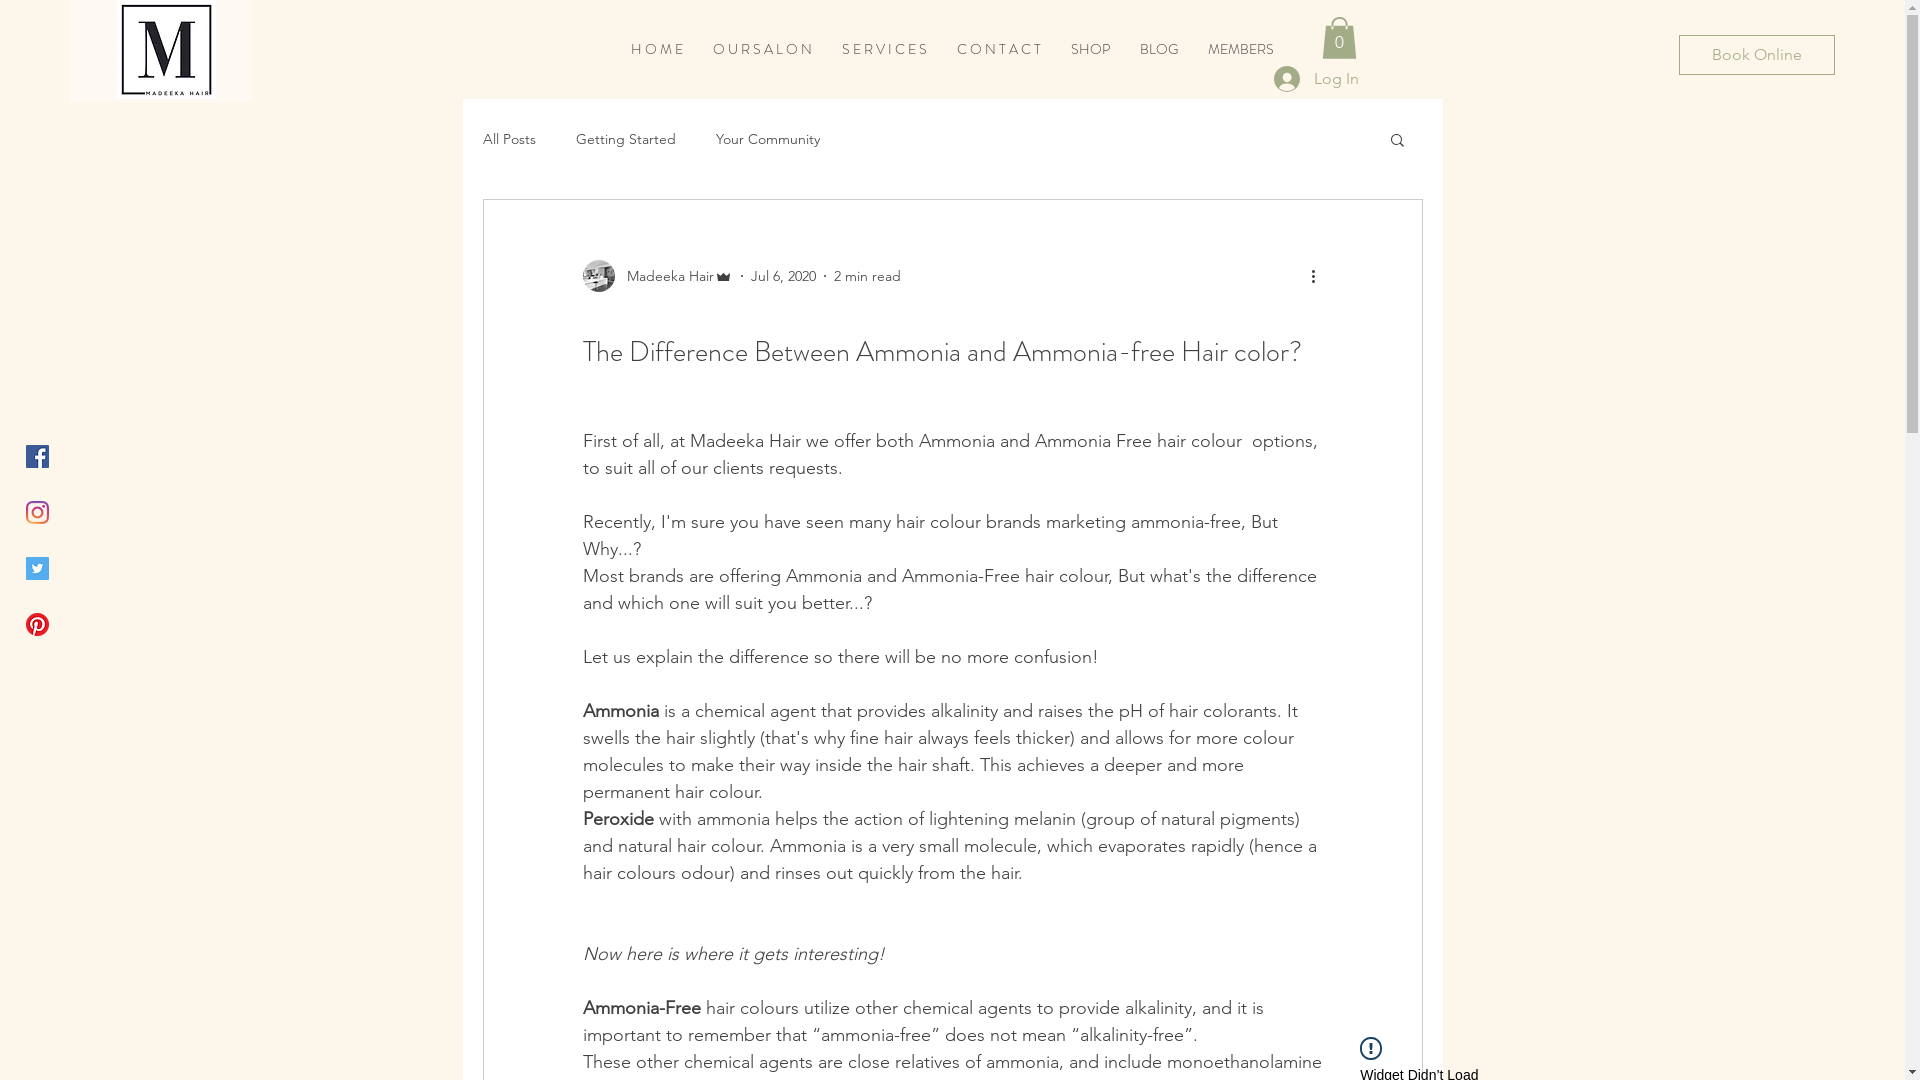  Describe the element at coordinates (1339, 38) in the screenshot. I see `'0'` at that location.